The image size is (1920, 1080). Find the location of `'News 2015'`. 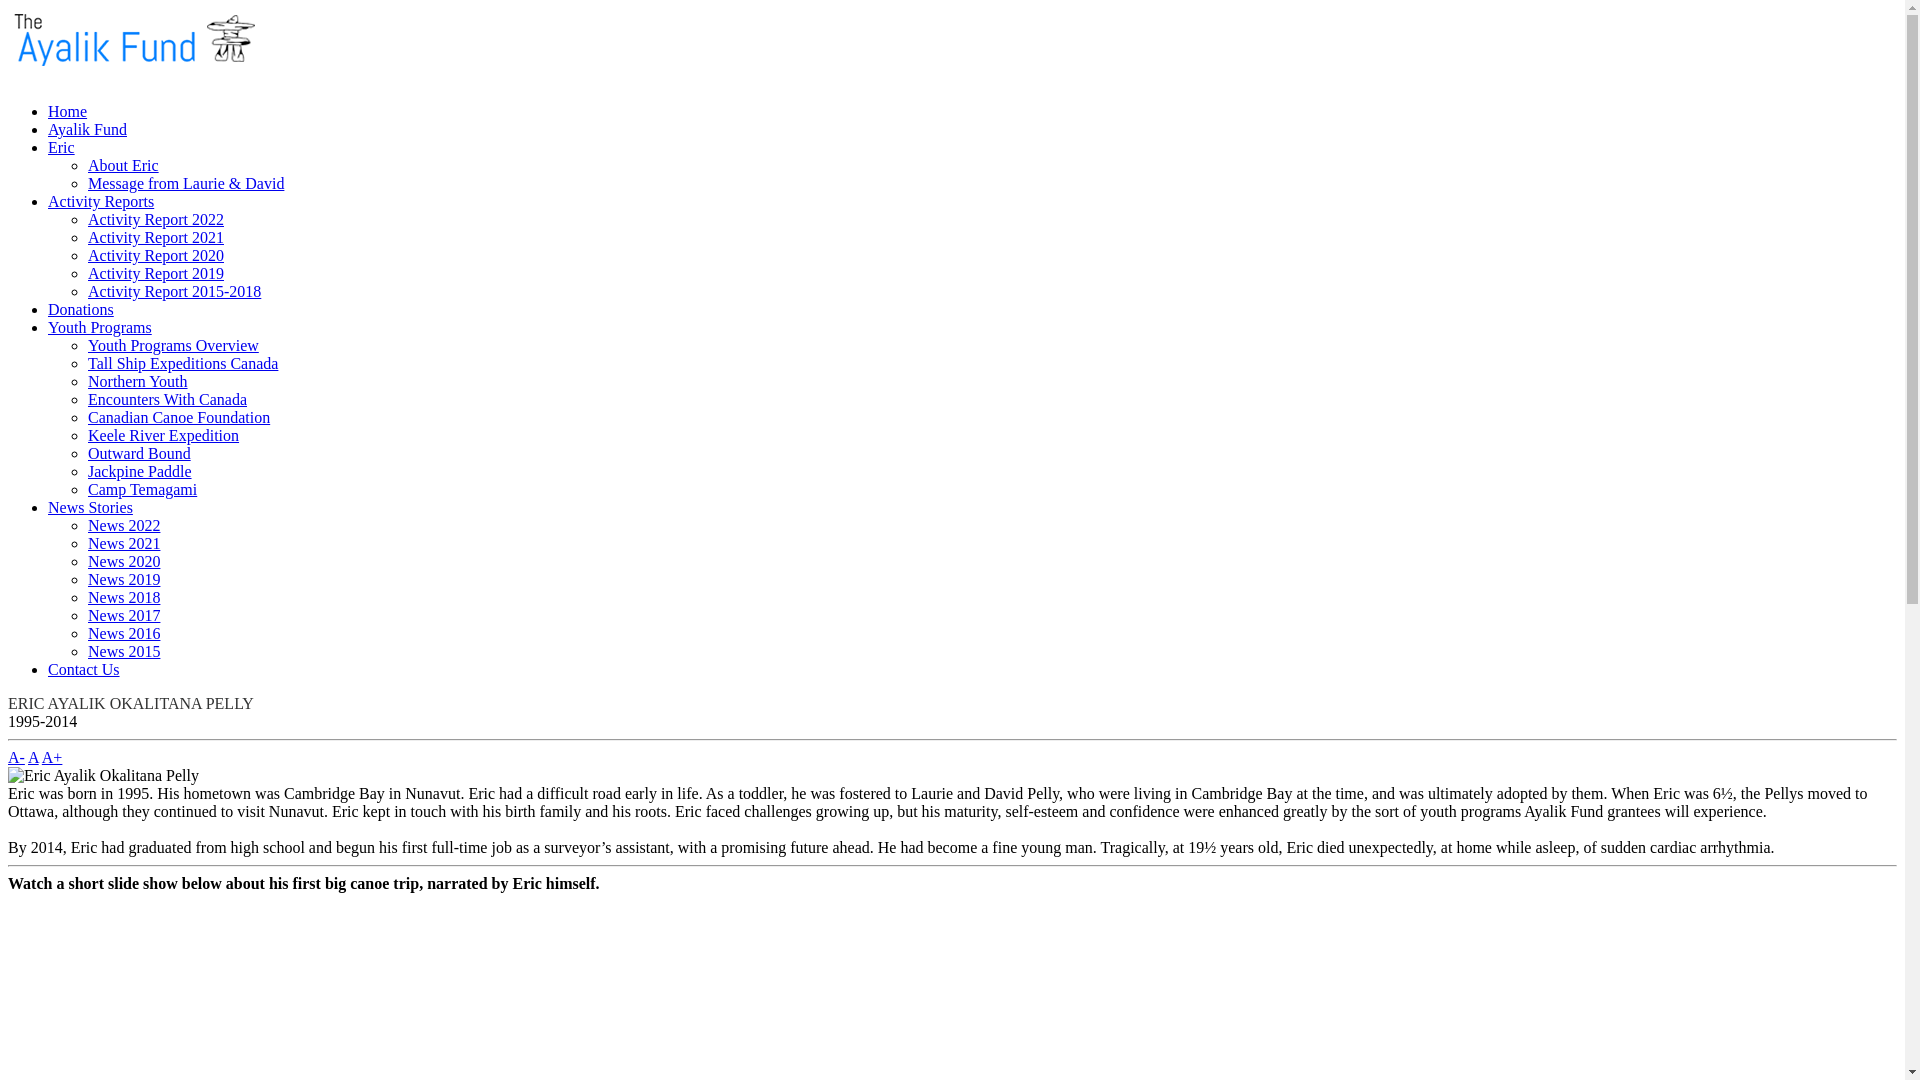

'News 2015' is located at coordinates (86, 651).